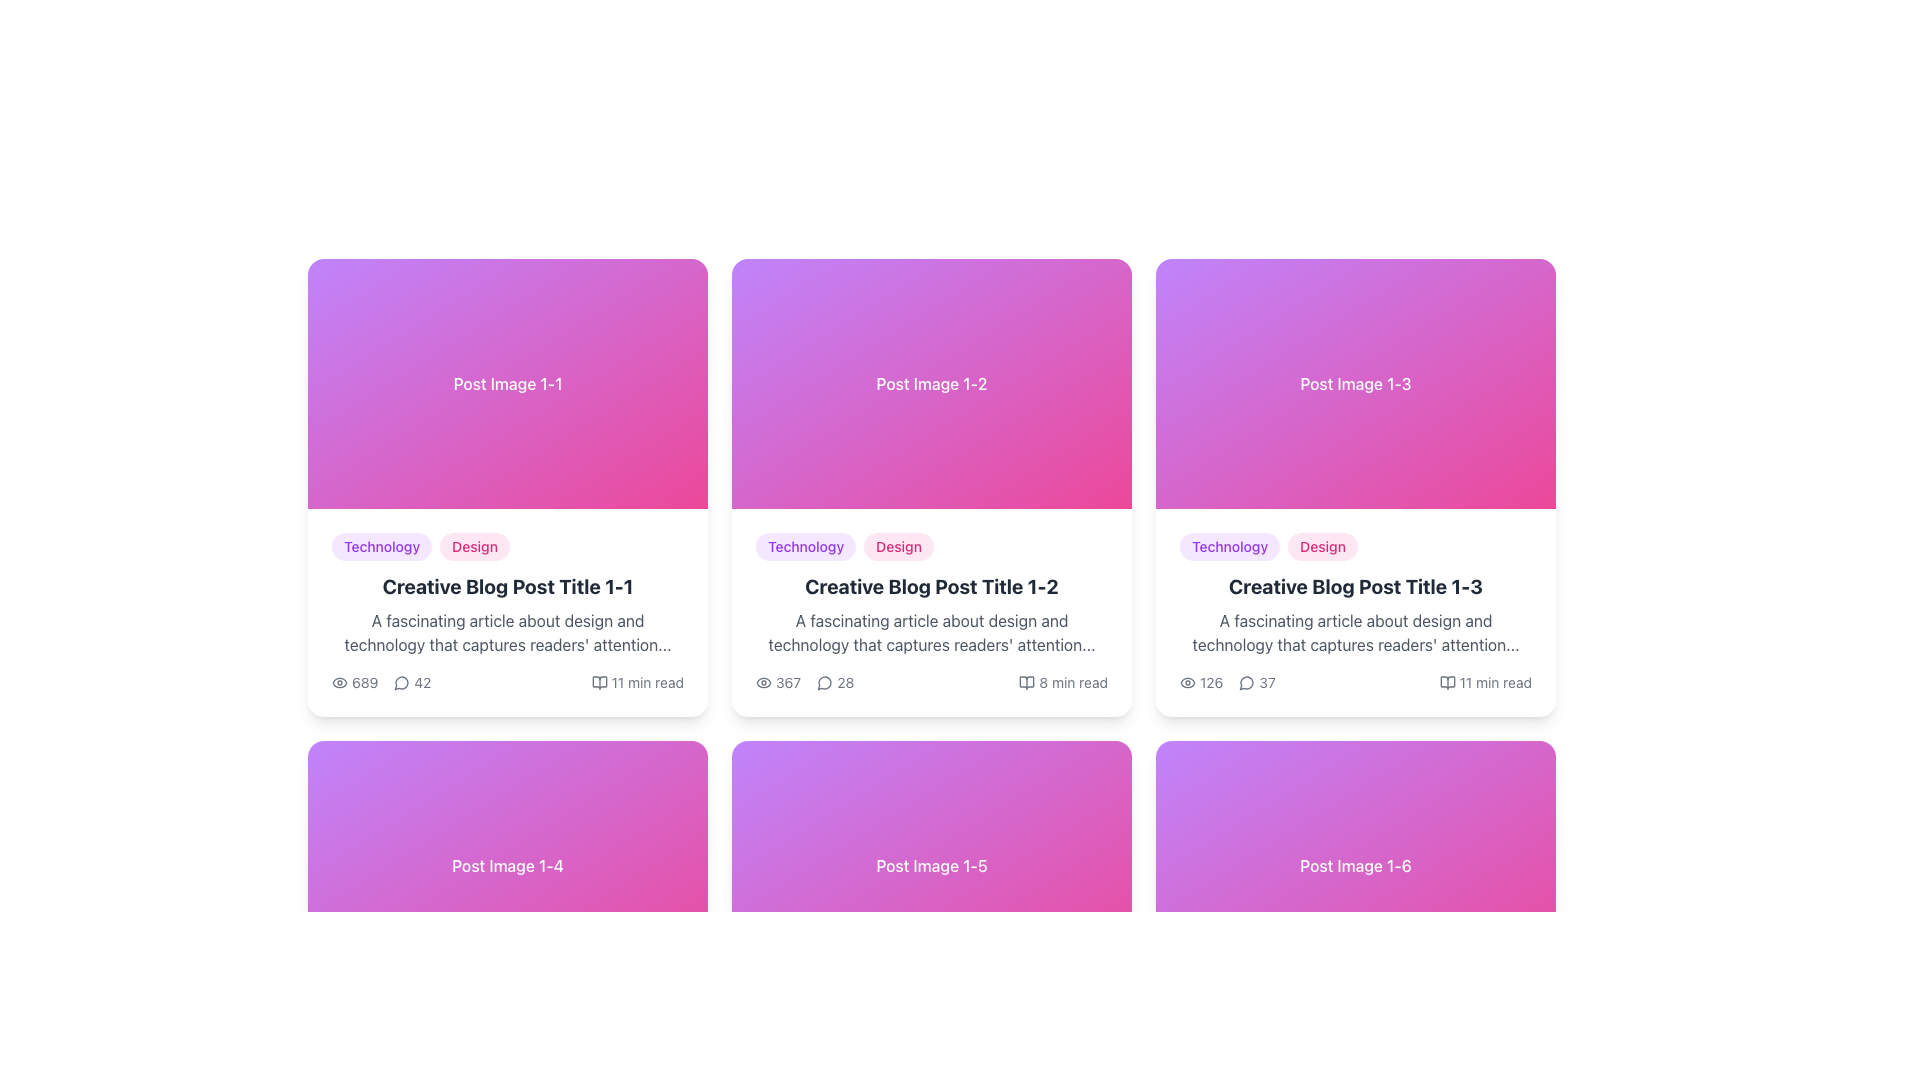 The image size is (1920, 1080). I want to click on the static visual header with a gradient background and the text 'Post Image 1-5' located in the second row and third column of a 2x3 grid layout, so click(930, 865).